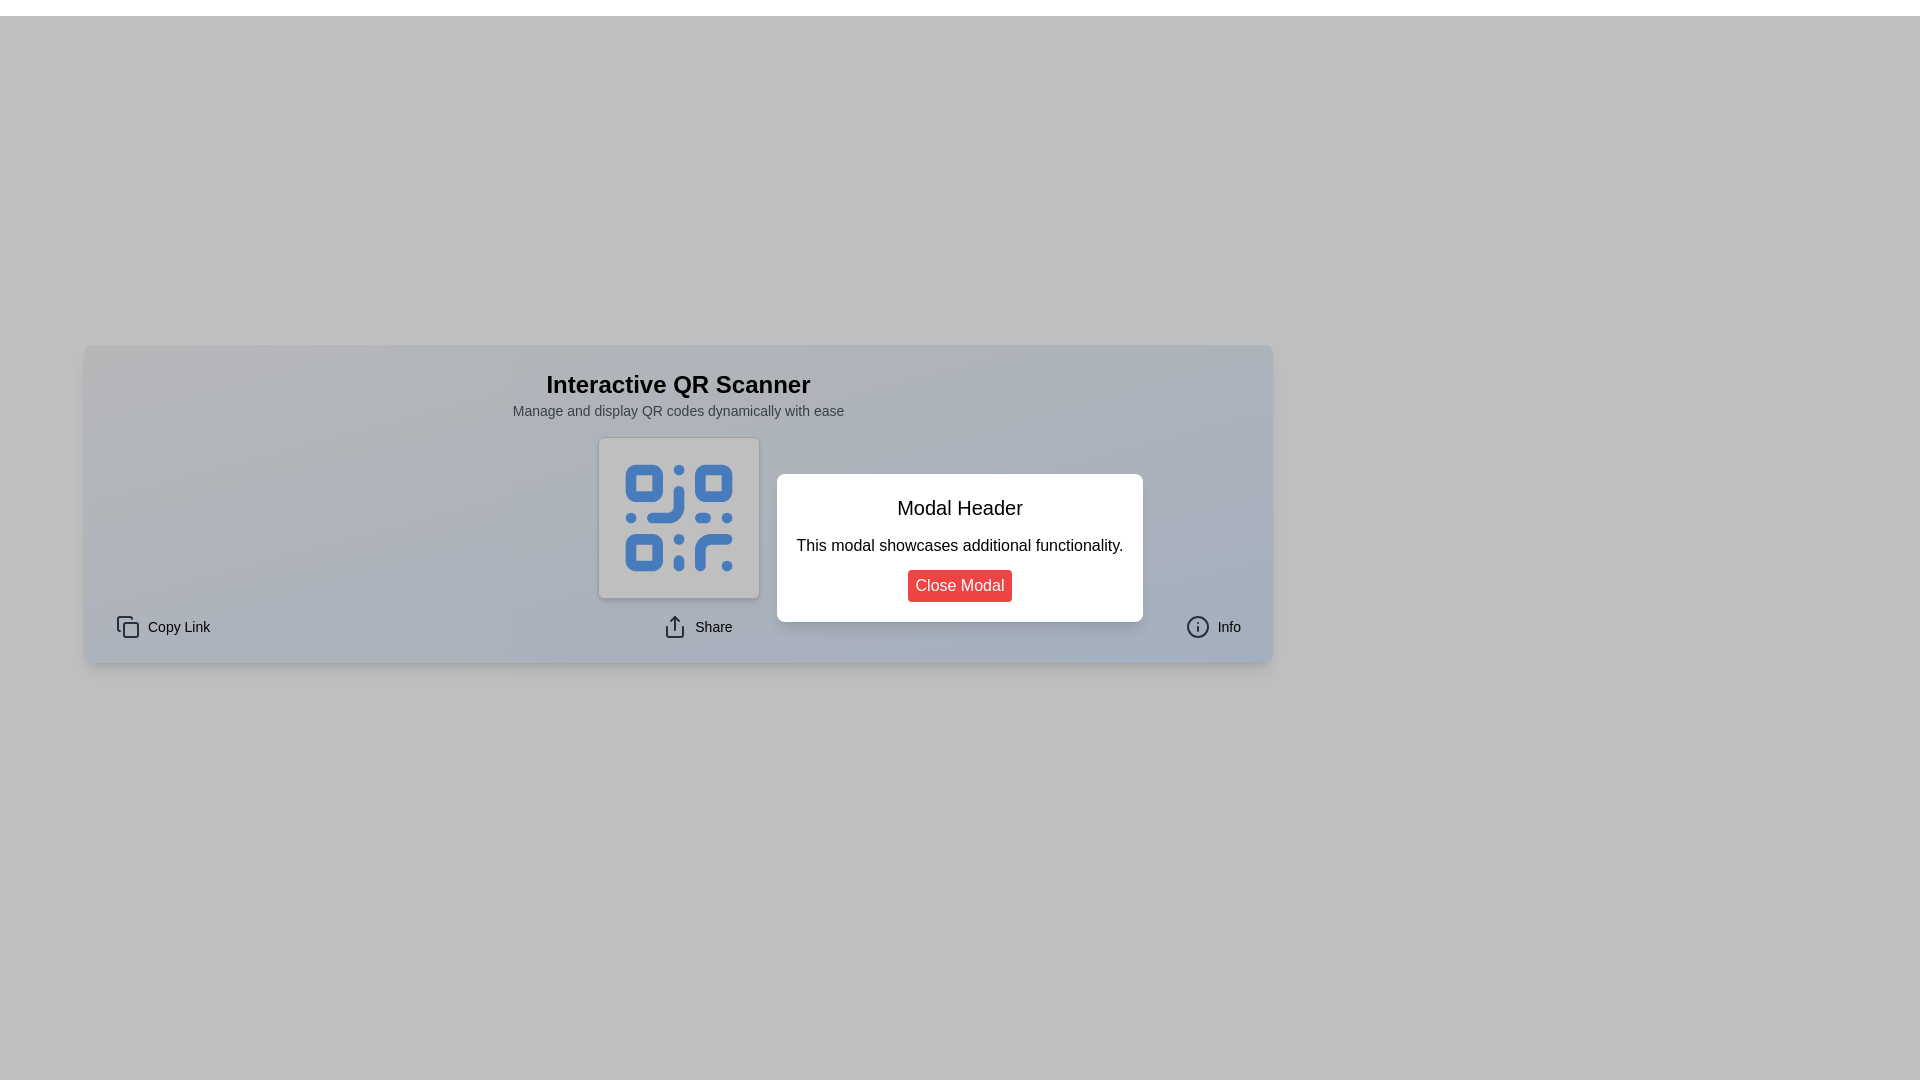  I want to click on the first visual block component of the QR code structure, located at the top-left corner of the QR code interface, so click(643, 483).